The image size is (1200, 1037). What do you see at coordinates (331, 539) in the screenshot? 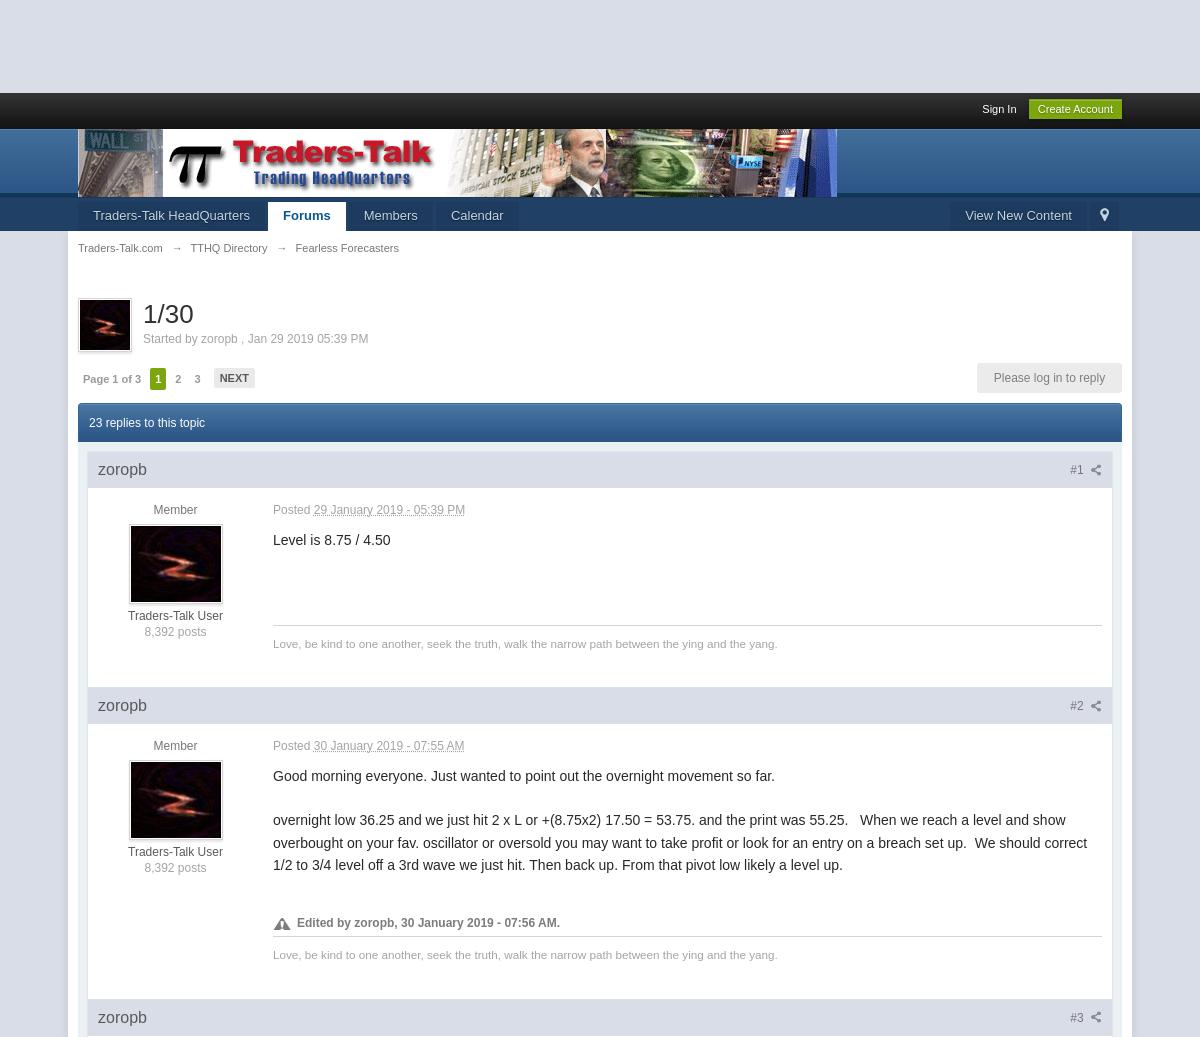
I see `'Level is 8.75 / 4.50'` at bounding box center [331, 539].